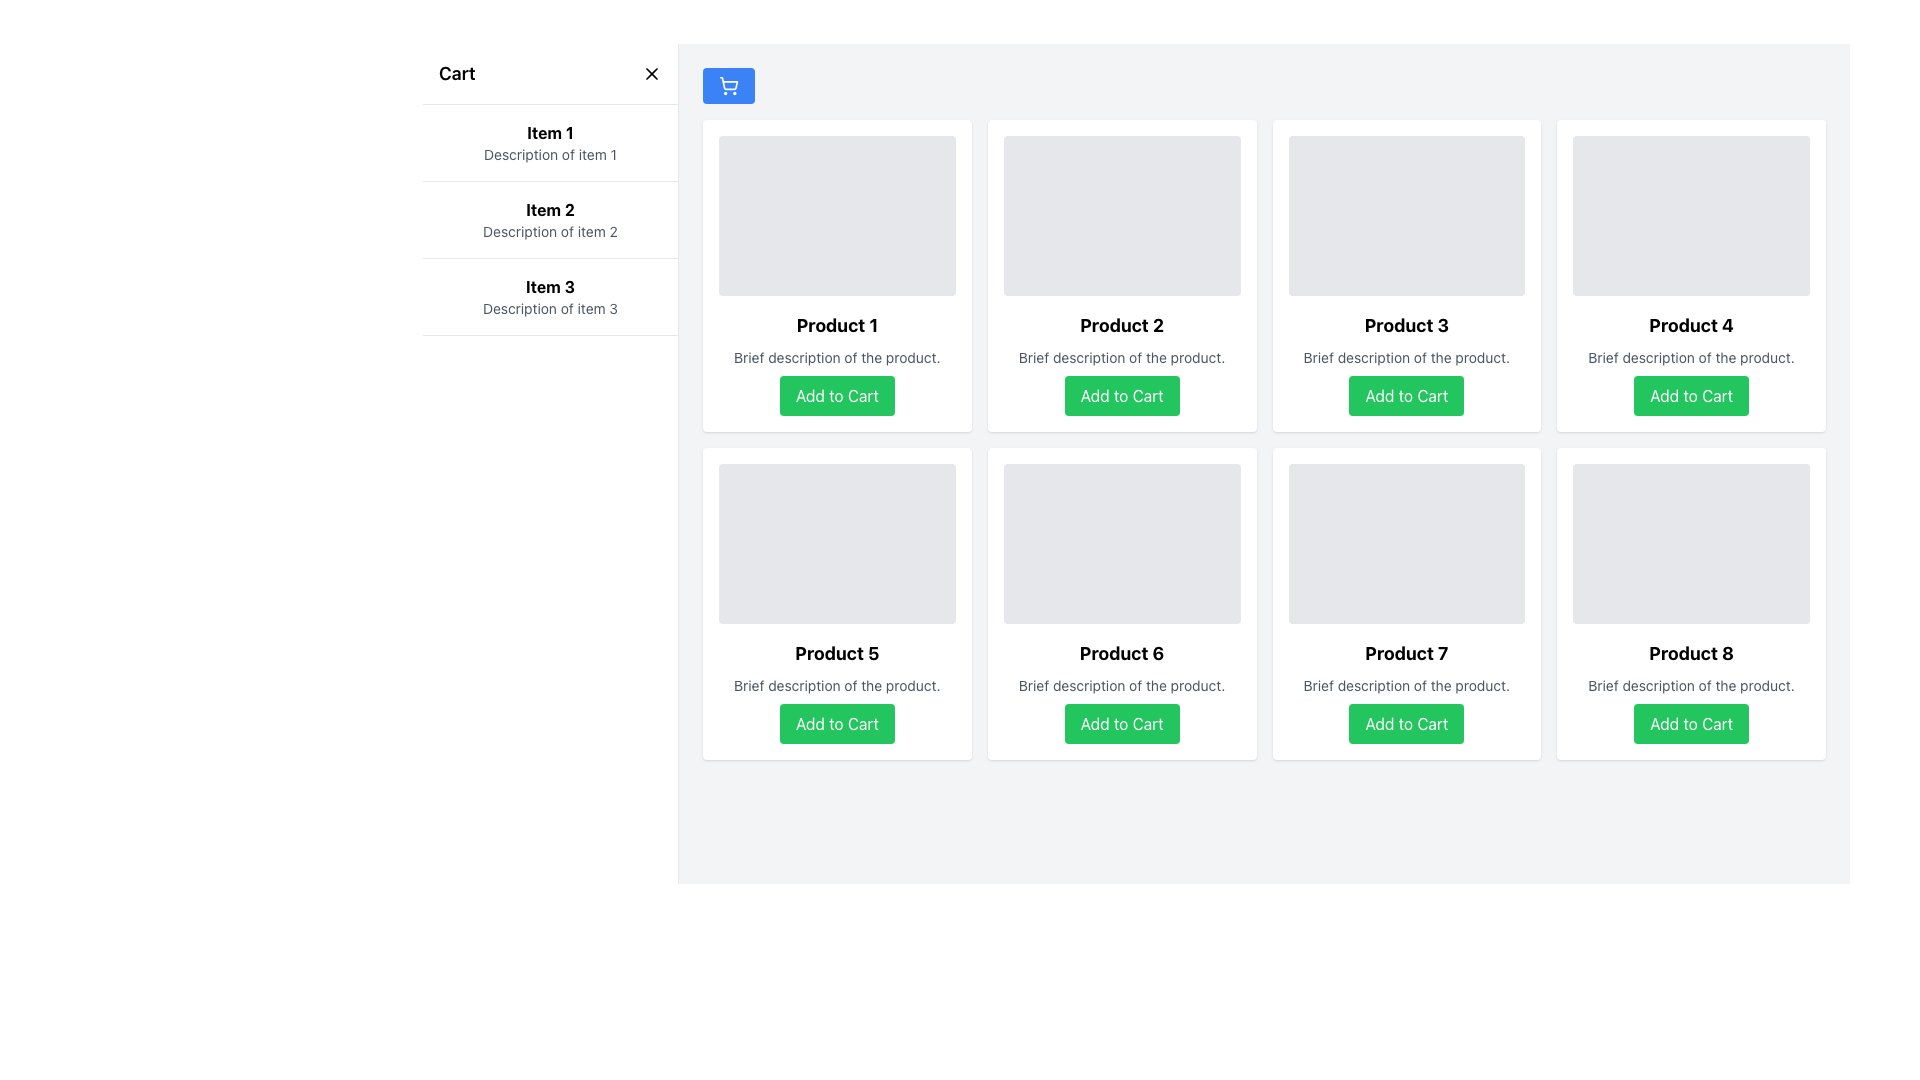  What do you see at coordinates (1690, 357) in the screenshot?
I see `the descriptive text label located between 'Product 4' and the 'Add to Cart' button in the fourth column of the top row in the product grid` at bounding box center [1690, 357].